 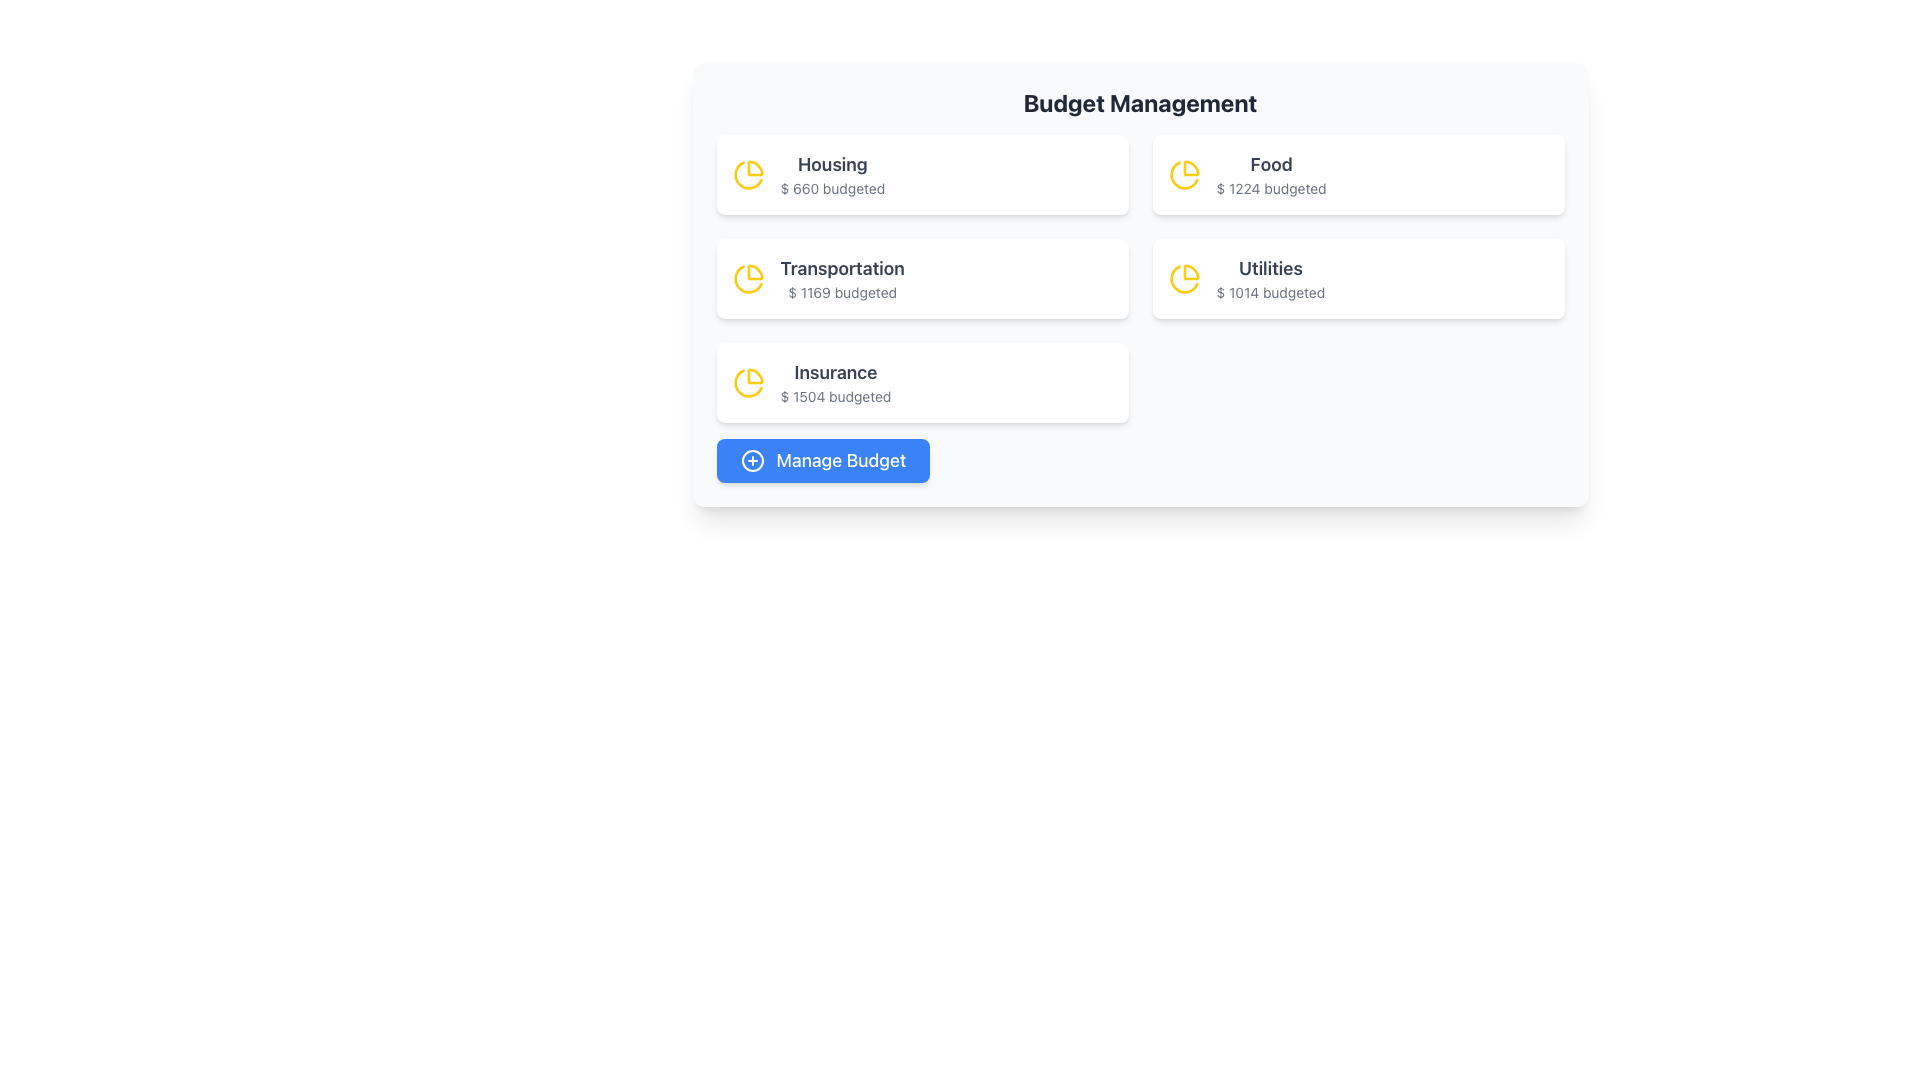 I want to click on the 'Housing' label which displays the text '$660 budgeted' within the first card of the budget categories under 'Budget Management.', so click(x=832, y=173).